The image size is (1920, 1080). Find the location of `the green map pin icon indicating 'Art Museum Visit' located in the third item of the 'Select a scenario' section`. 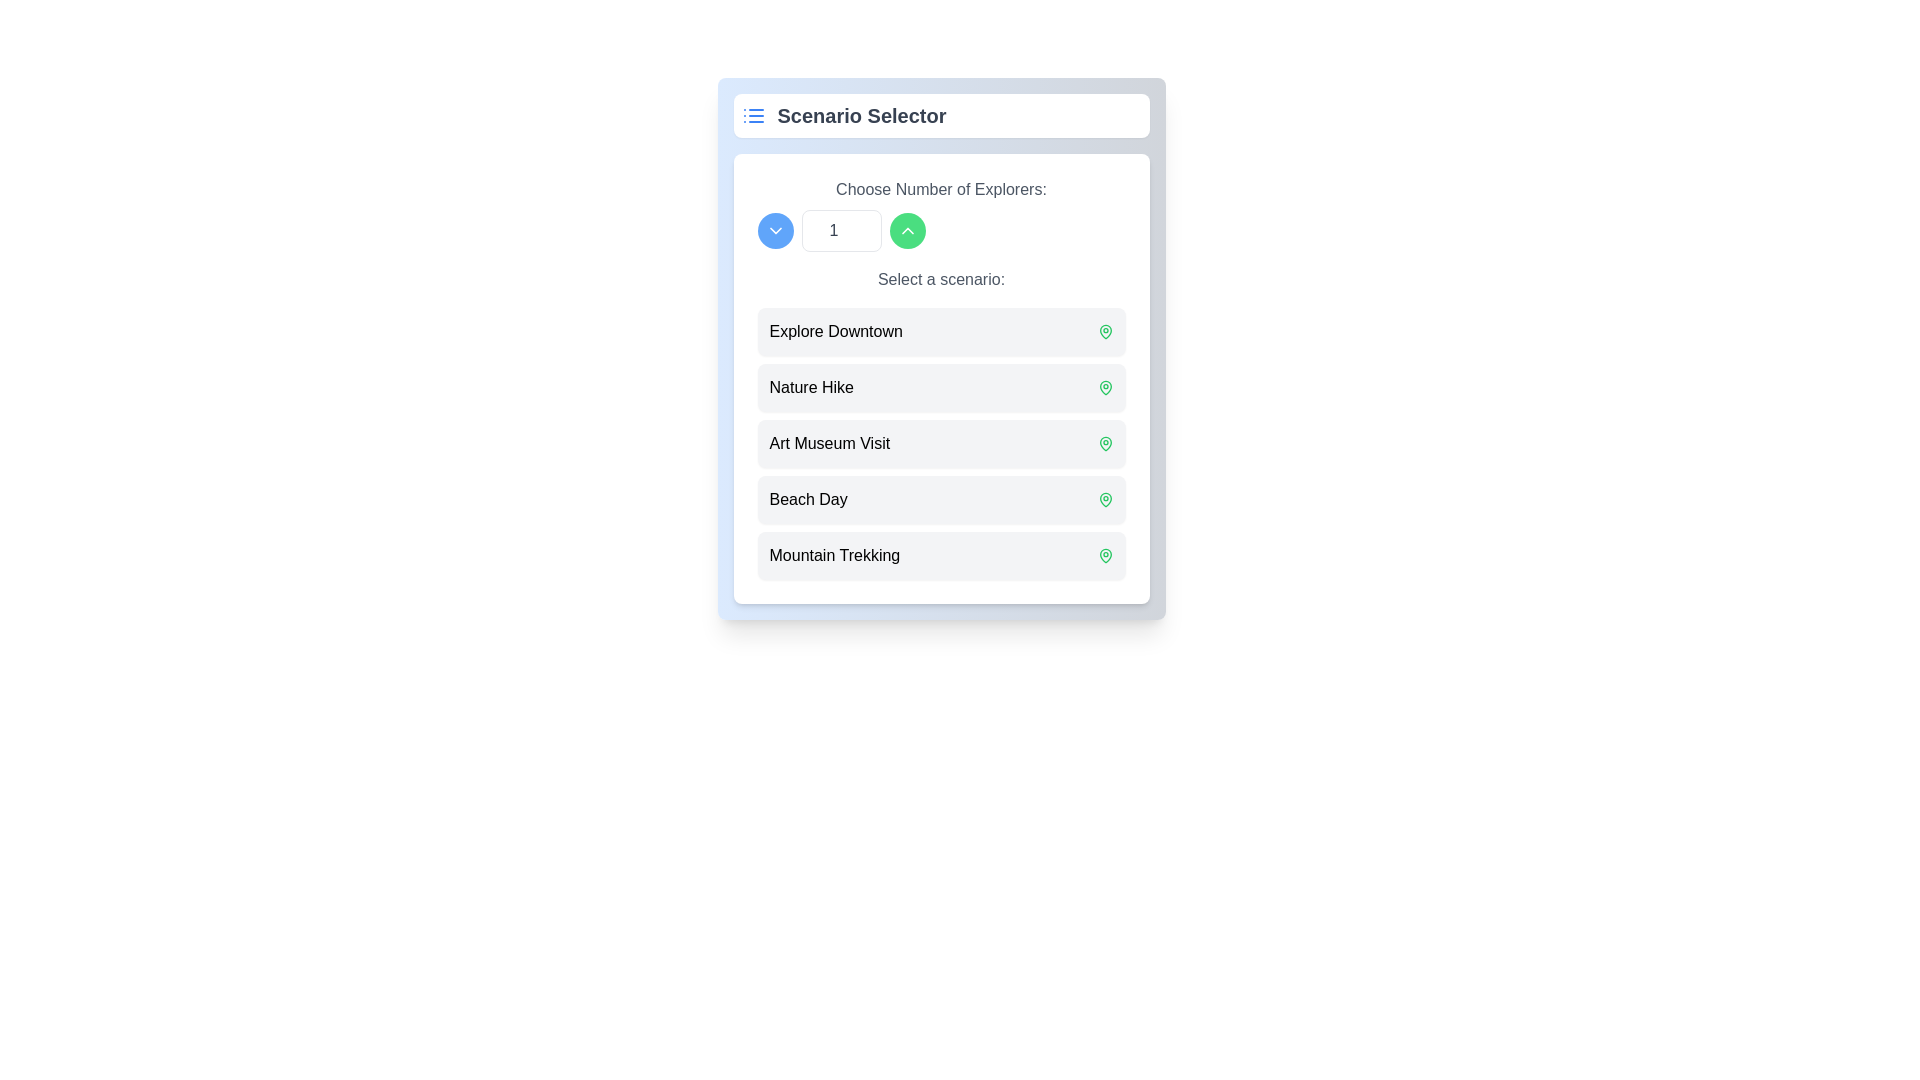

the green map pin icon indicating 'Art Museum Visit' located in the third item of the 'Select a scenario' section is located at coordinates (1104, 442).